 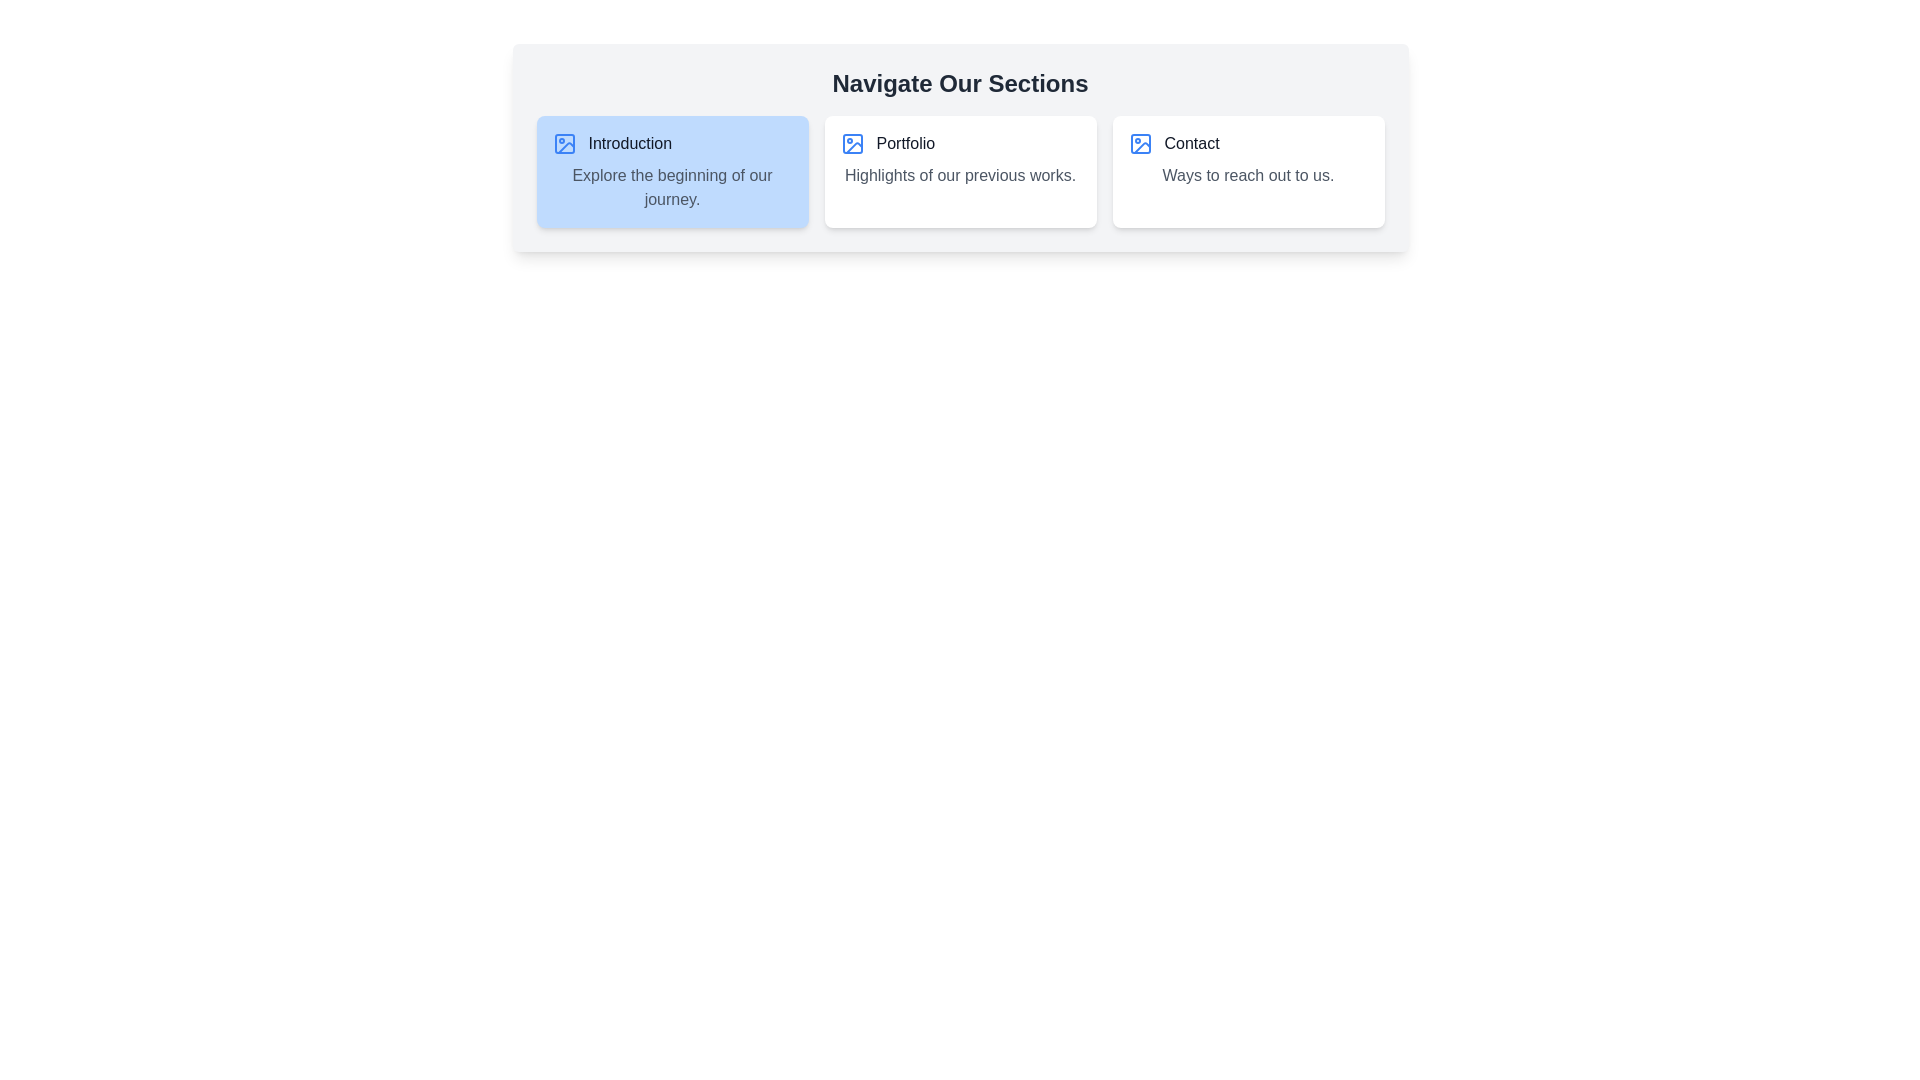 What do you see at coordinates (1140, 142) in the screenshot?
I see `the blue icon resembling a simplistic image frame with a circle inside it, located within the 'Contact' card section, to the left of the text 'Contact'` at bounding box center [1140, 142].